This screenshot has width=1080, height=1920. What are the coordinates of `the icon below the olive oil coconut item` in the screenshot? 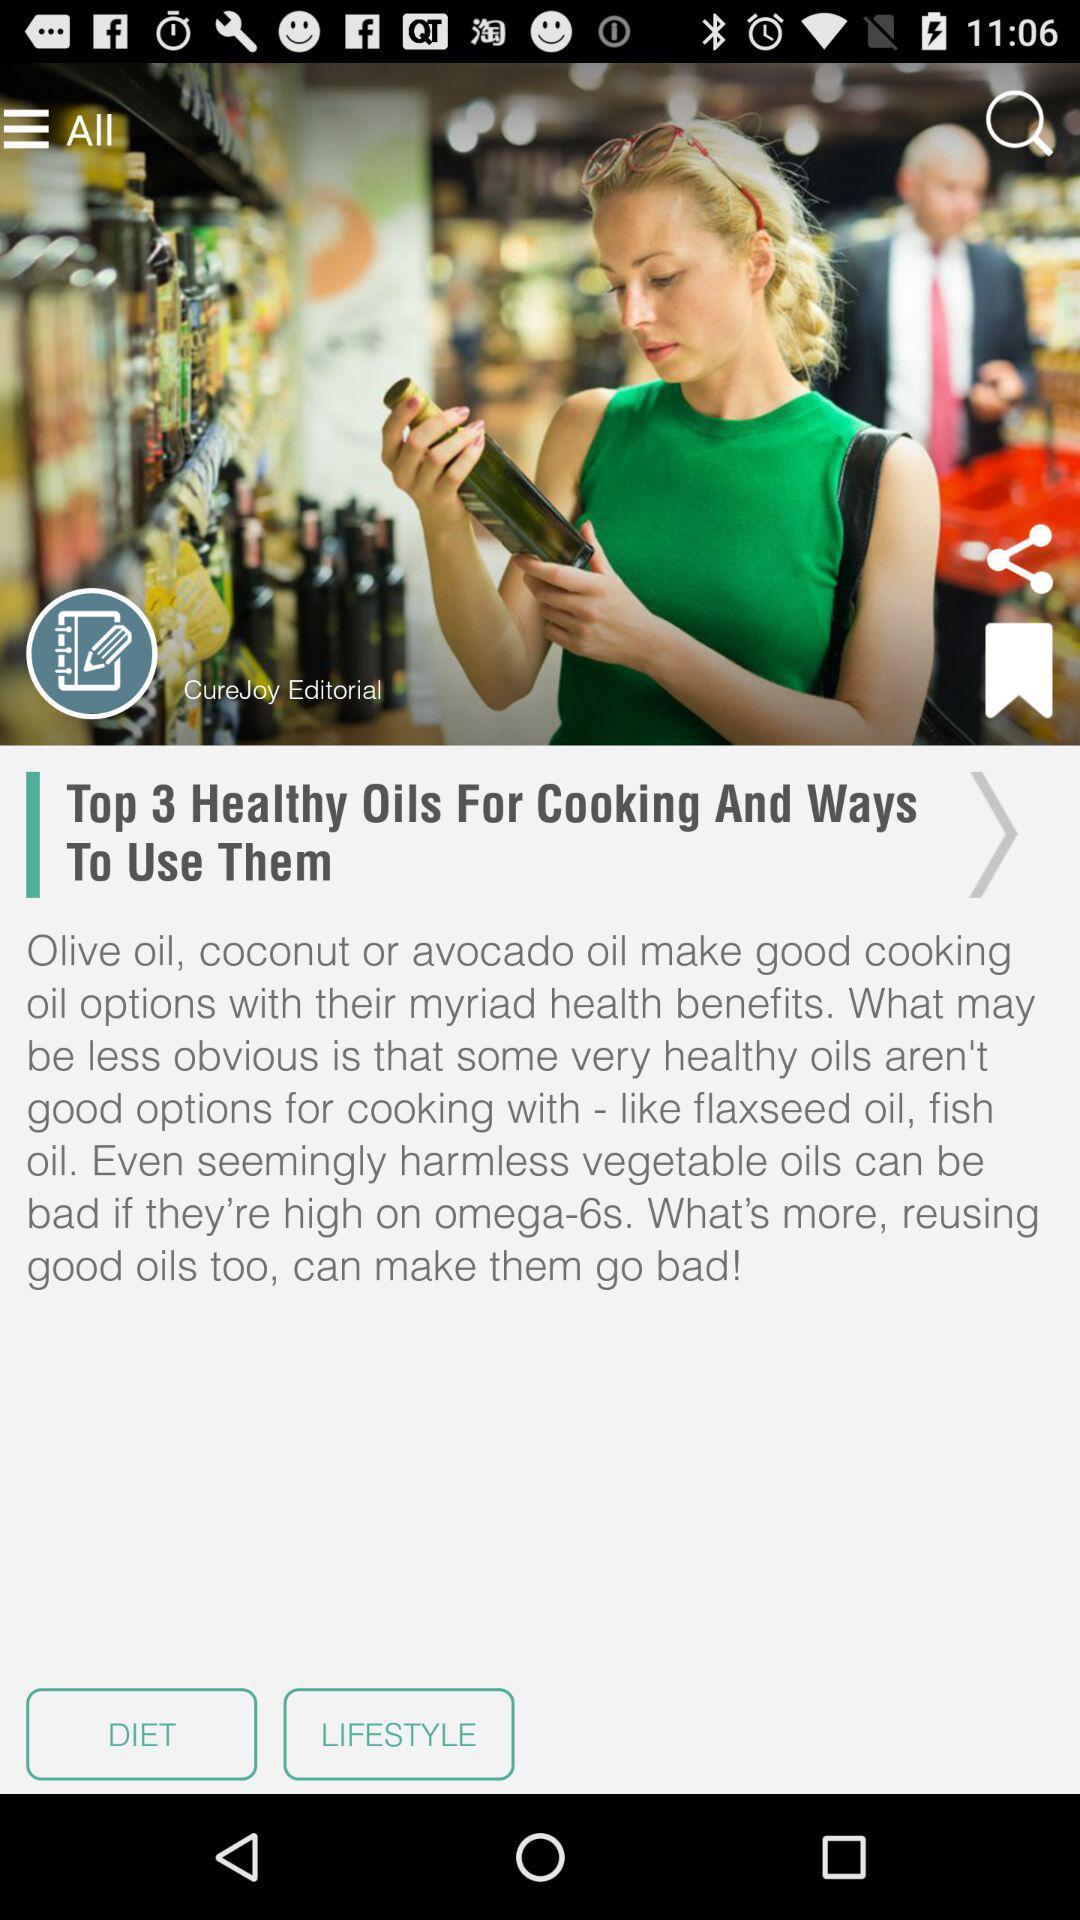 It's located at (140, 1733).